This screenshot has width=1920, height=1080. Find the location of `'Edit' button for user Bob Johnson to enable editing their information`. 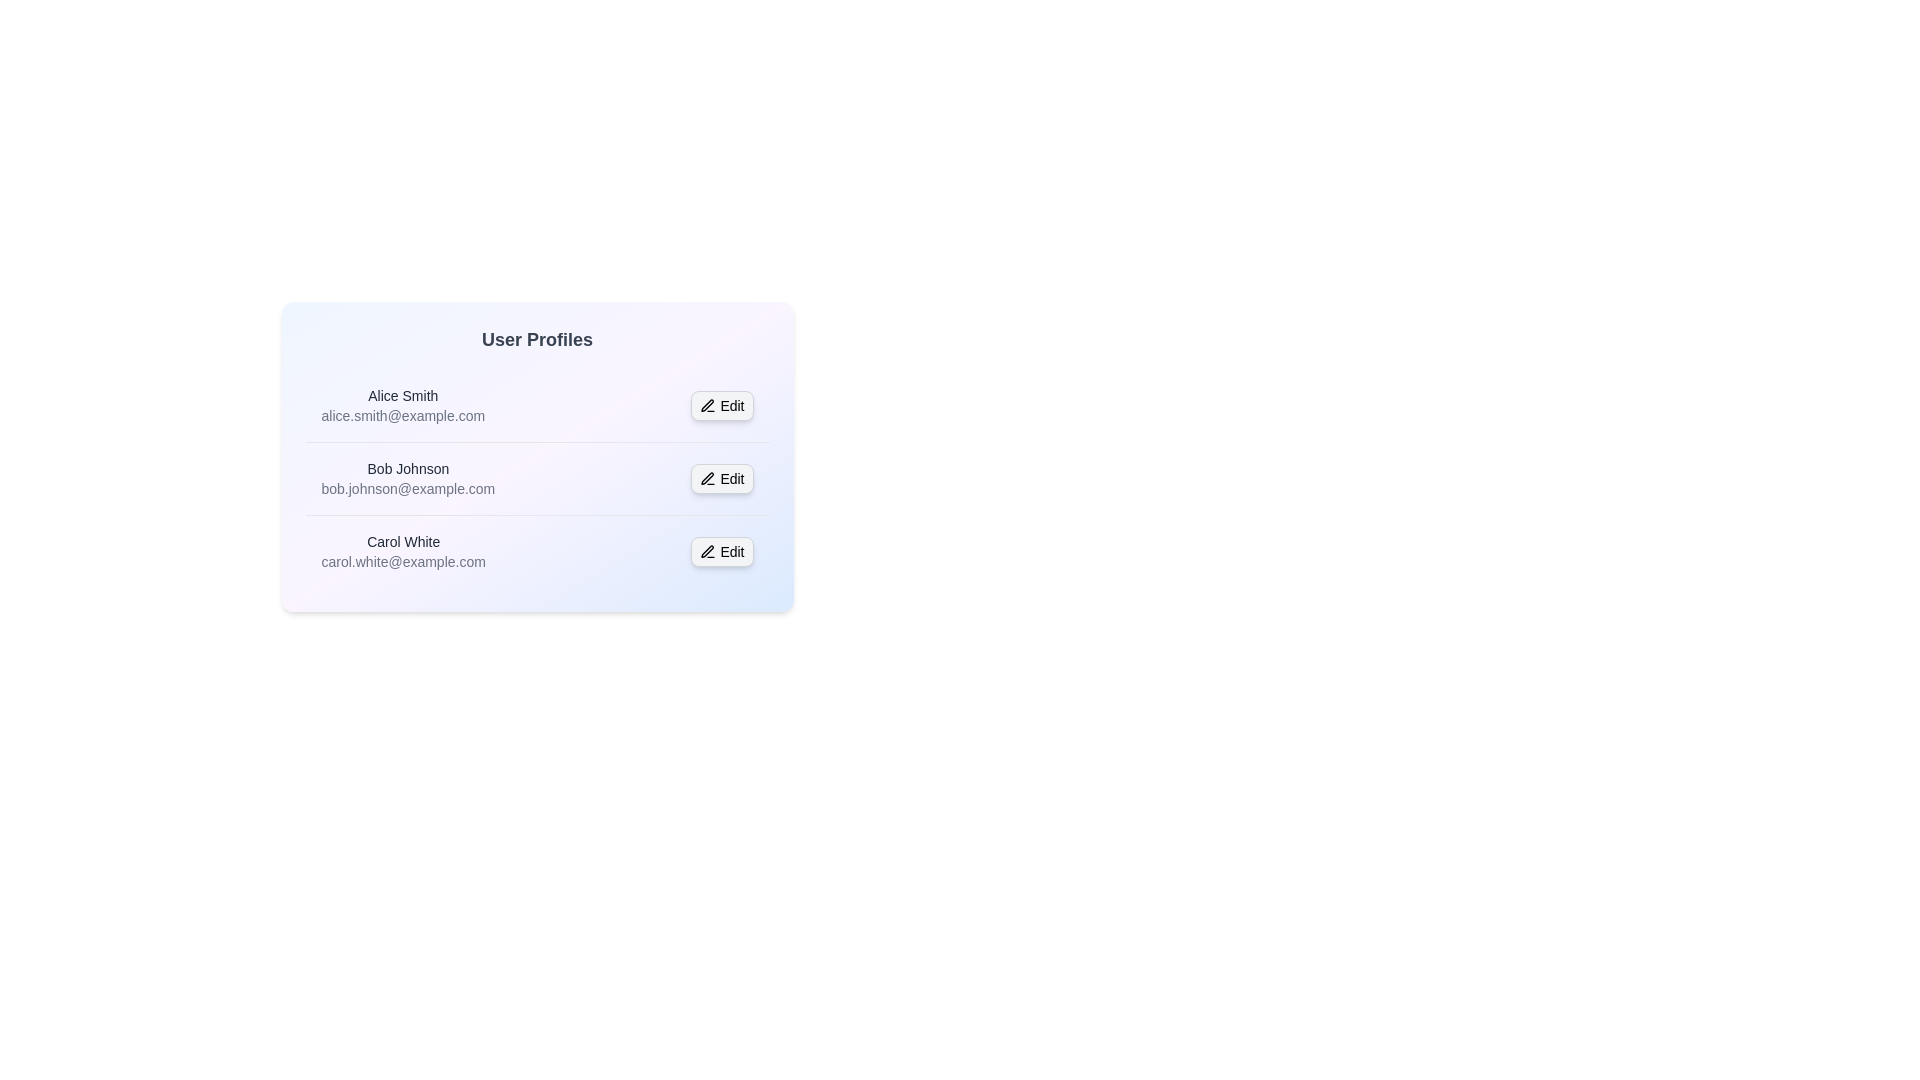

'Edit' button for user Bob Johnson to enable editing their information is located at coordinates (721, 478).